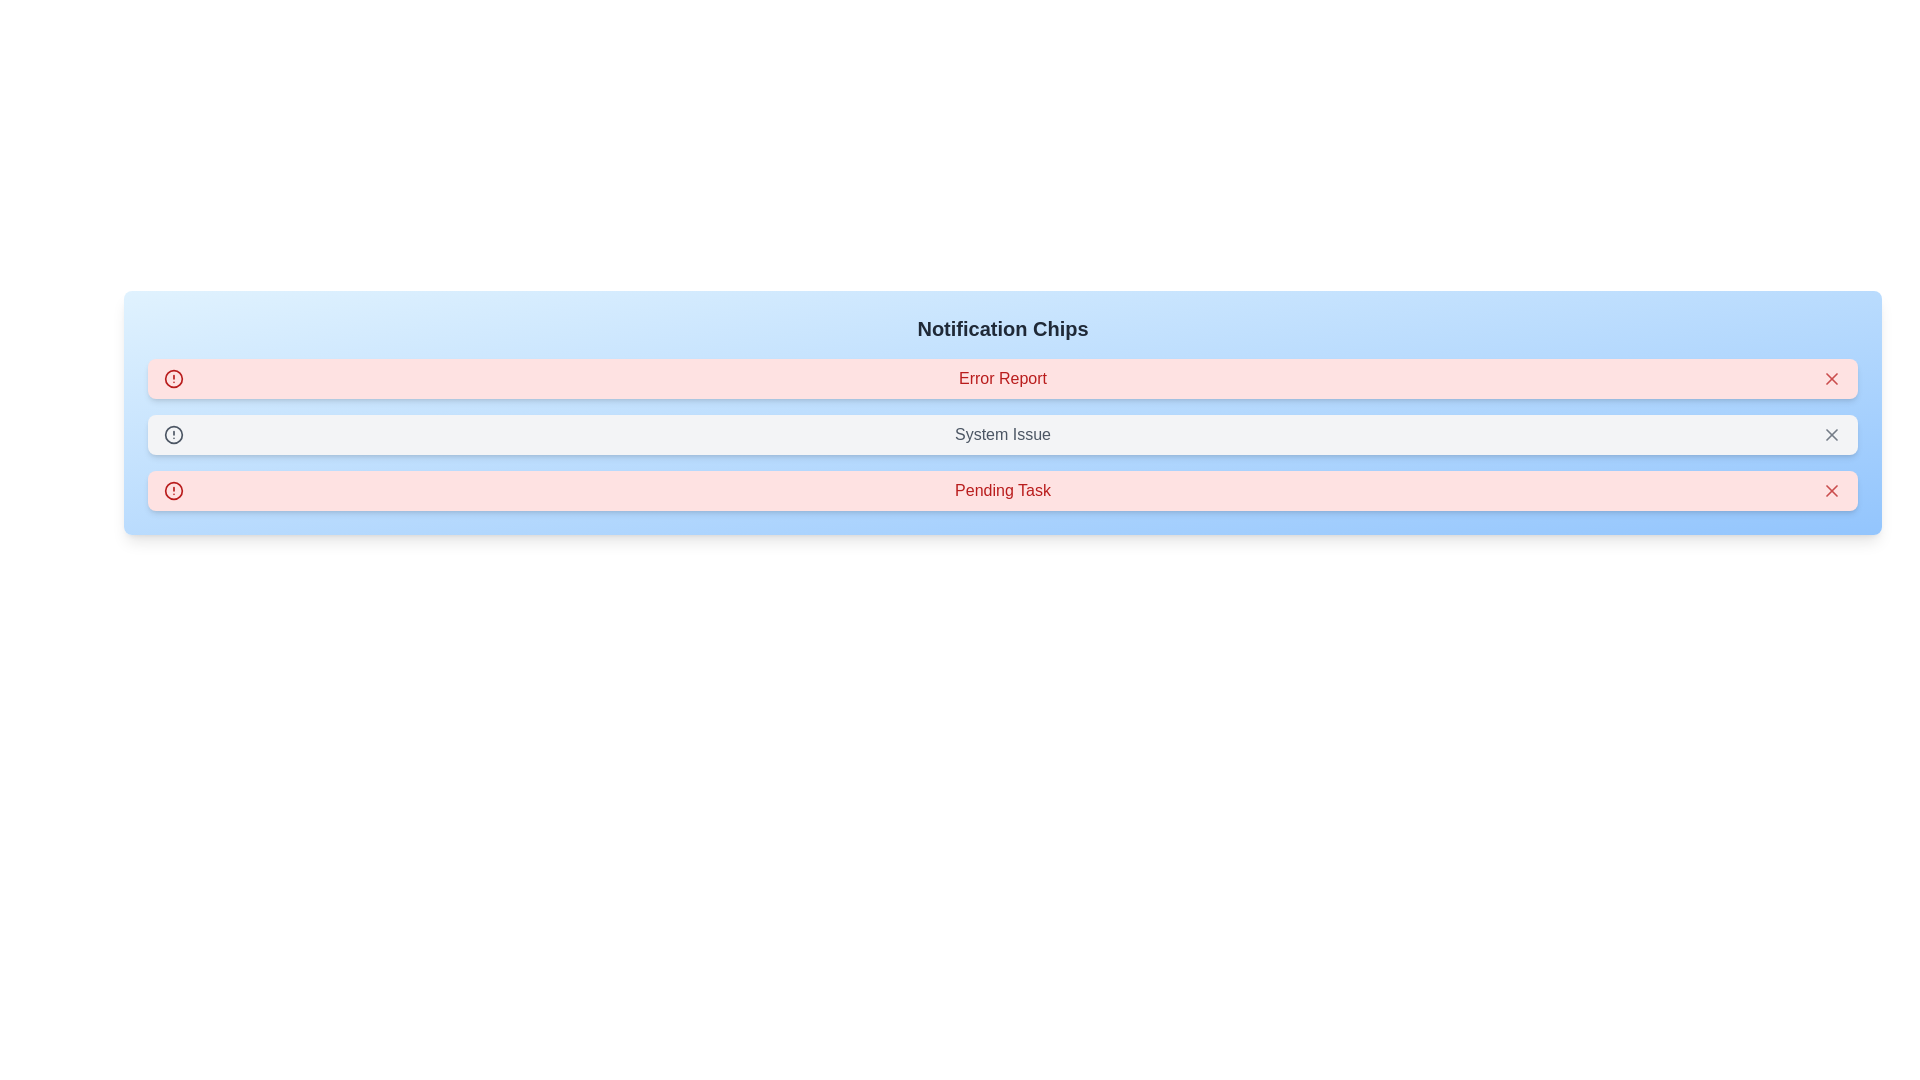  Describe the element at coordinates (1832, 378) in the screenshot. I see `the close button of the chip labeled Error Report` at that location.